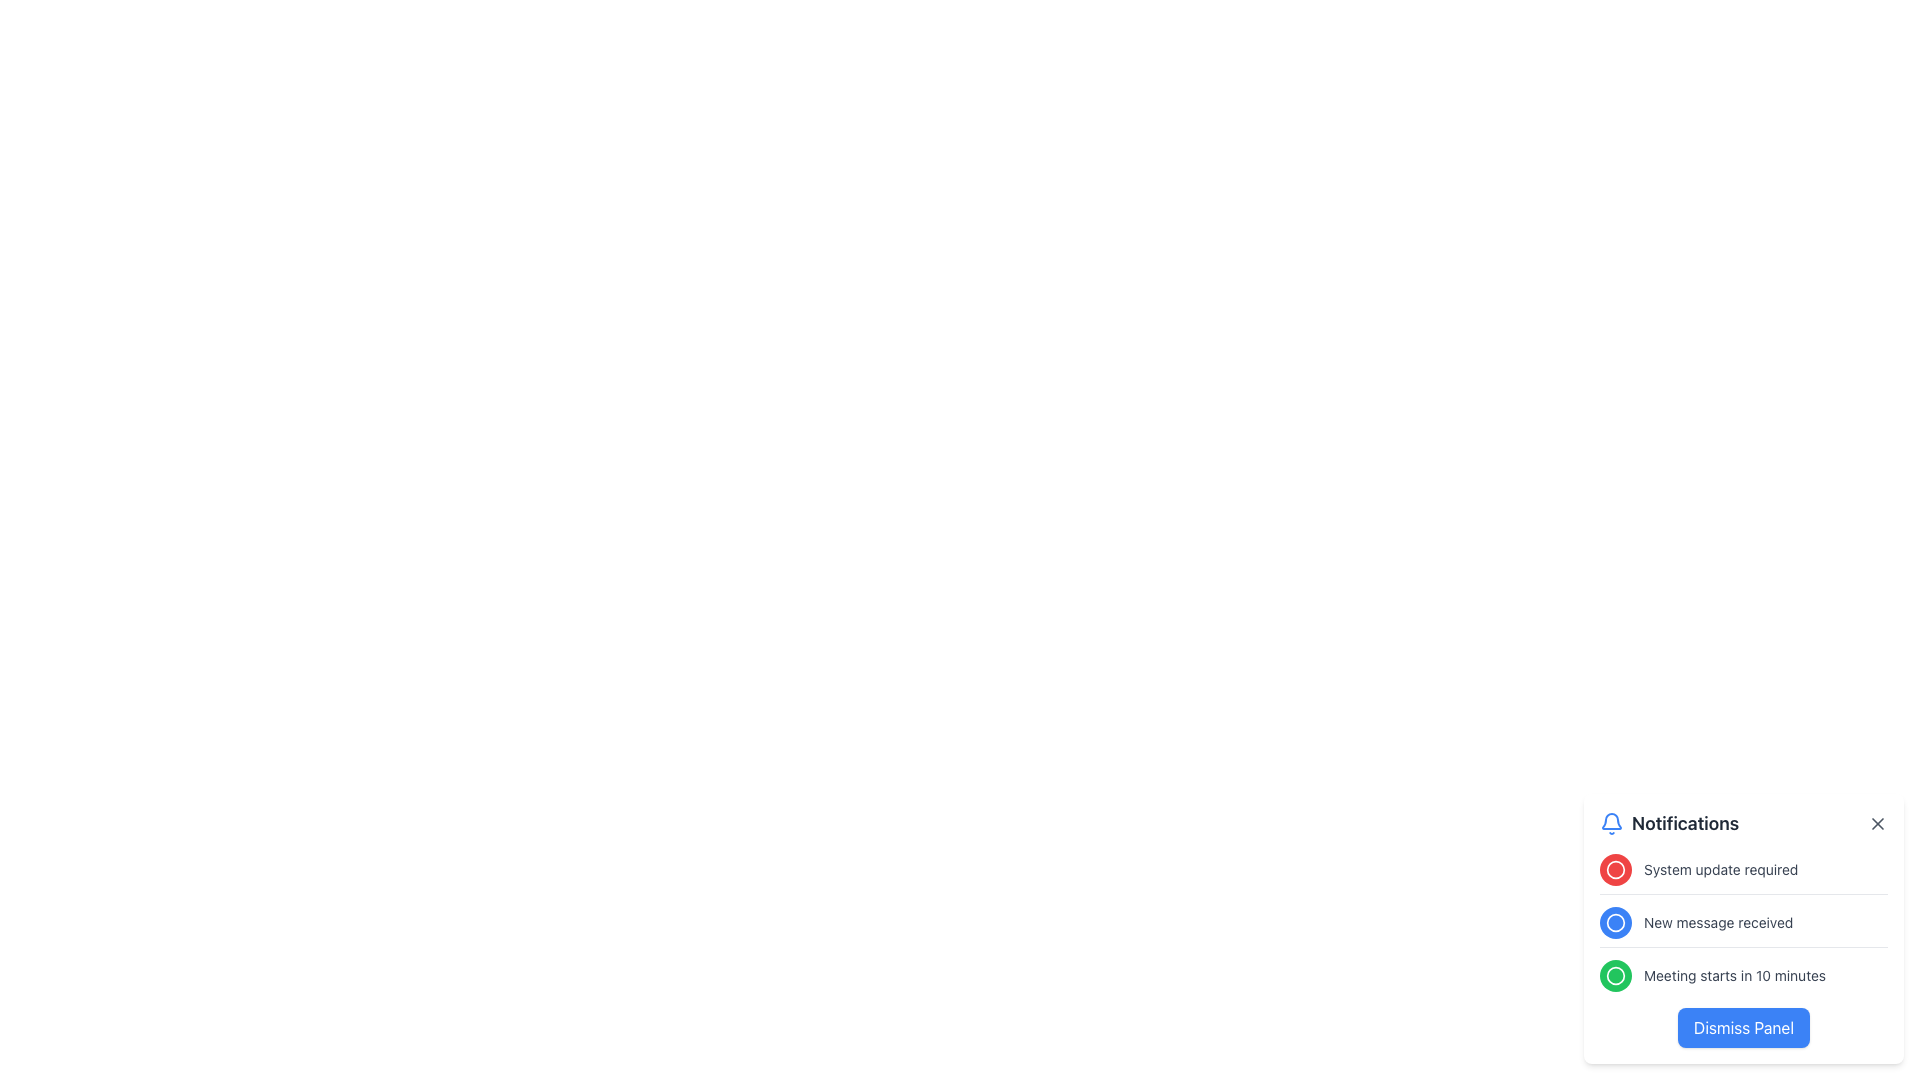  Describe the element at coordinates (1742, 927) in the screenshot. I see `the icon of the second notification item in the vertical list` at that location.